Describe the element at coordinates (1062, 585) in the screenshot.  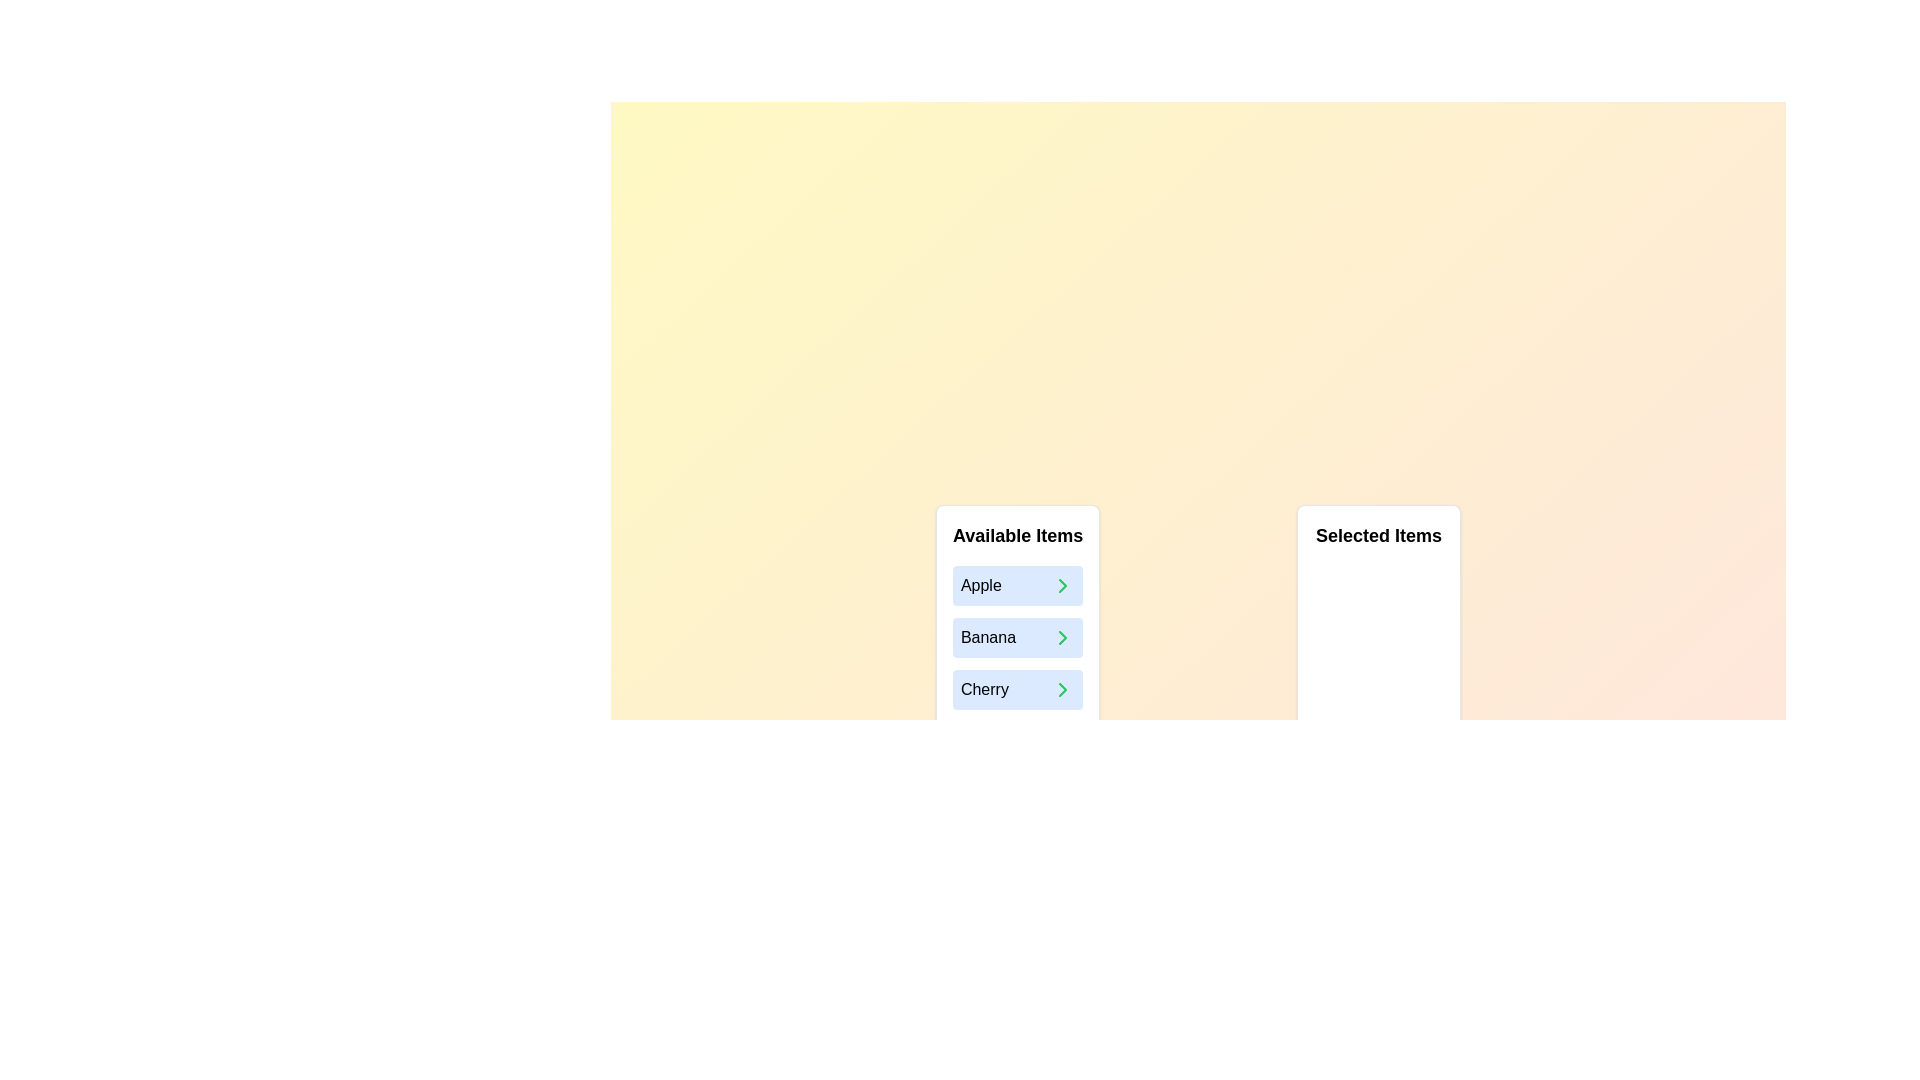
I see `right arrow button next to the item Apple in the 'Available Items' list to move it to the 'Selected Items' list` at that location.